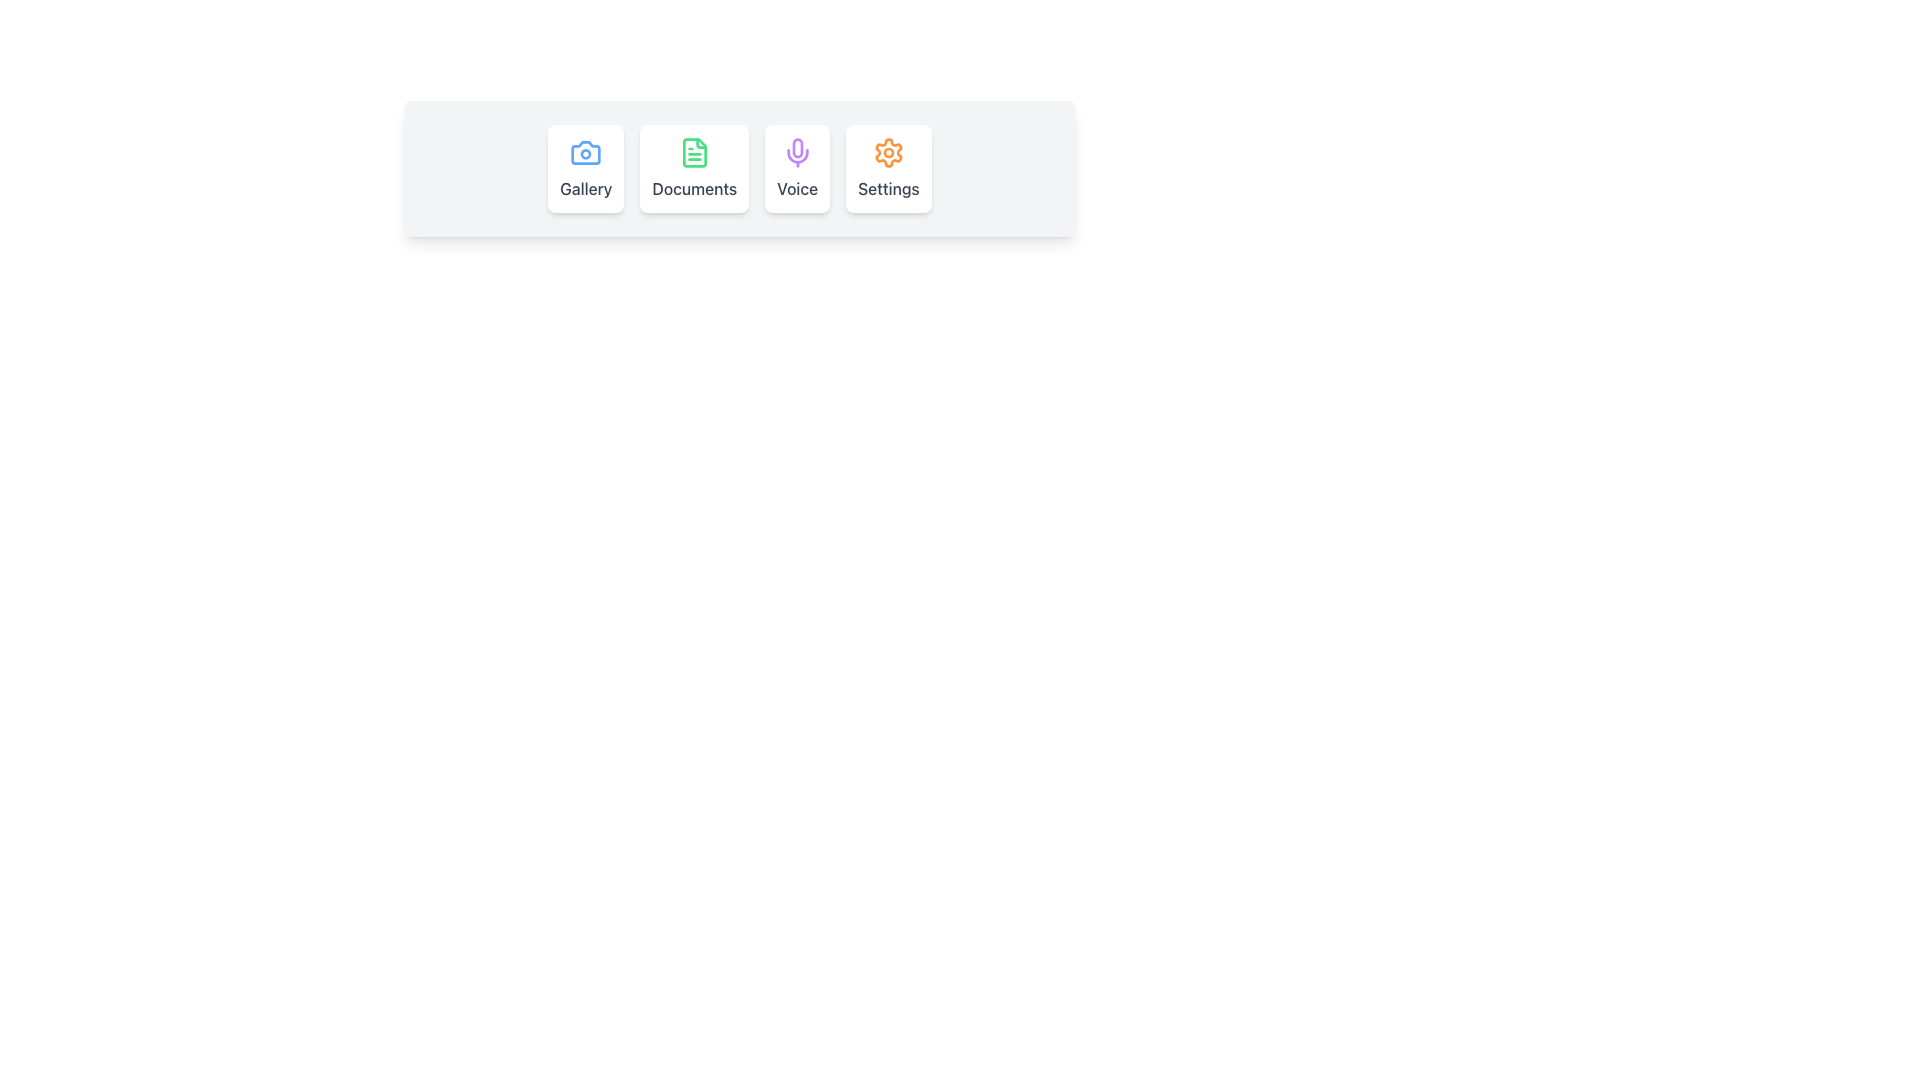  What do you see at coordinates (887, 152) in the screenshot?
I see `the bright orange cogwheel icon button located as the rightmost icon in a horizontal row of four icons` at bounding box center [887, 152].